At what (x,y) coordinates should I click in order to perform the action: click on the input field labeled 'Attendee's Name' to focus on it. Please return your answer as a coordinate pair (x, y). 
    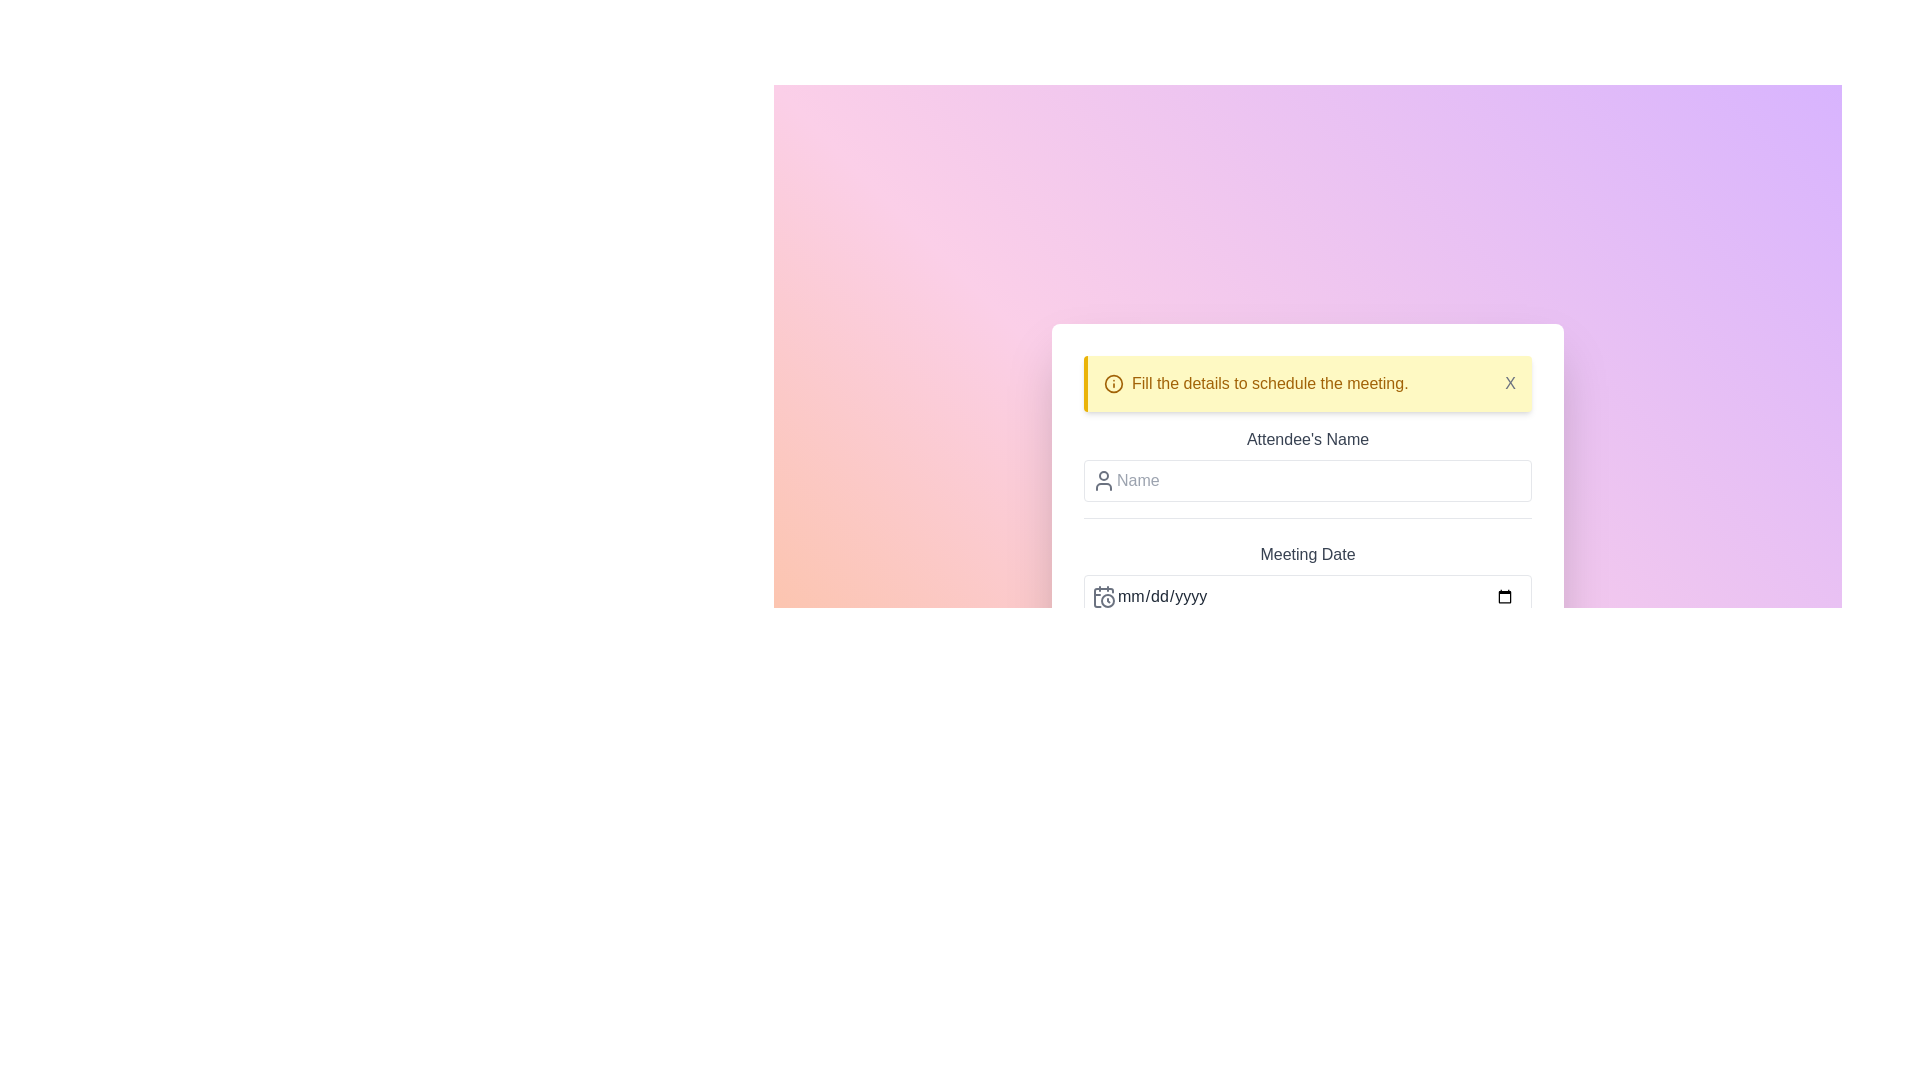
    Looking at the image, I should click on (1308, 473).